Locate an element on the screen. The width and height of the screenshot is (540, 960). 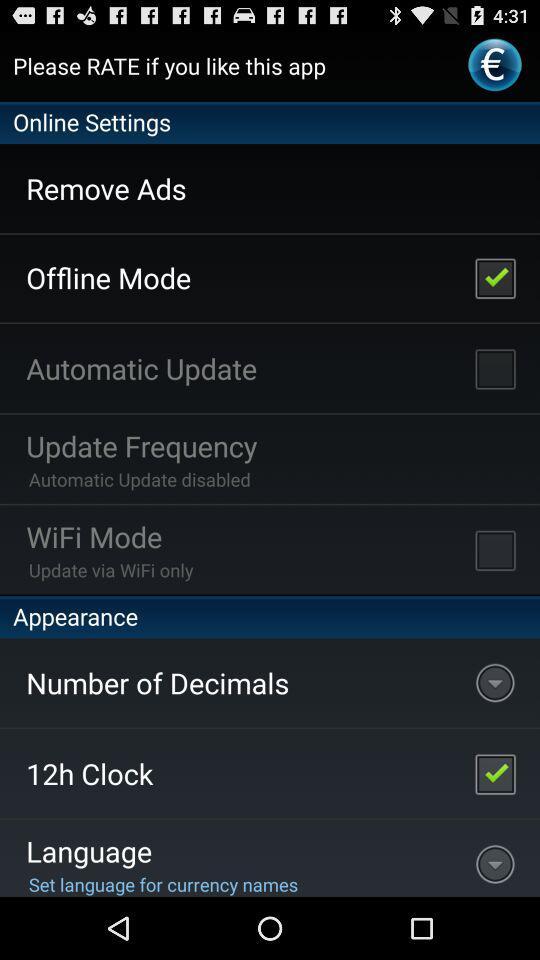
turn on wifi mode is located at coordinates (494, 549).